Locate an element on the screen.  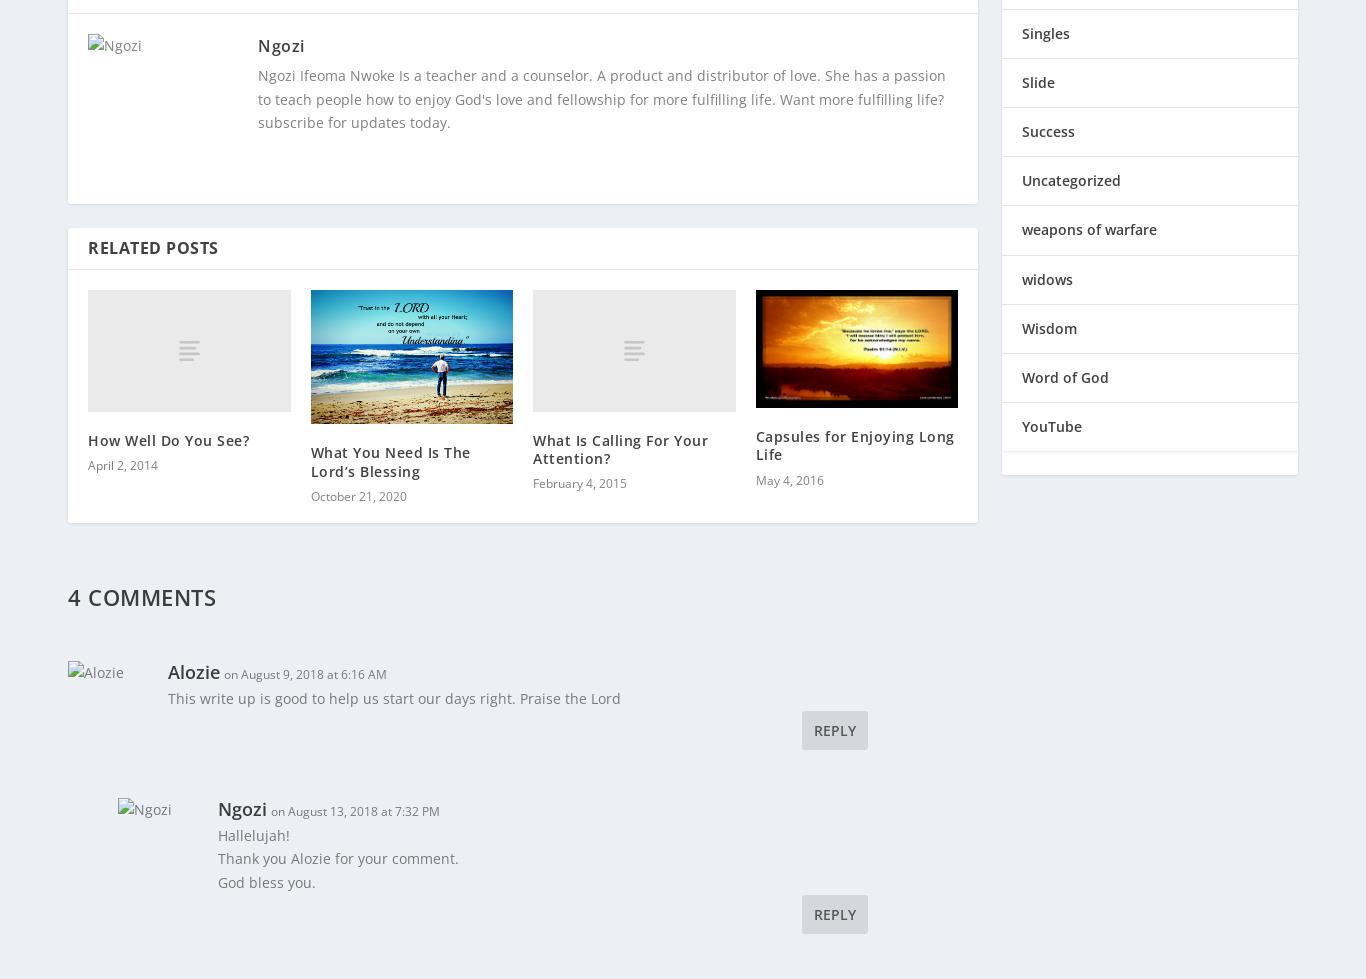
'Capsules for Enjoying Long Life' is located at coordinates (853, 432).